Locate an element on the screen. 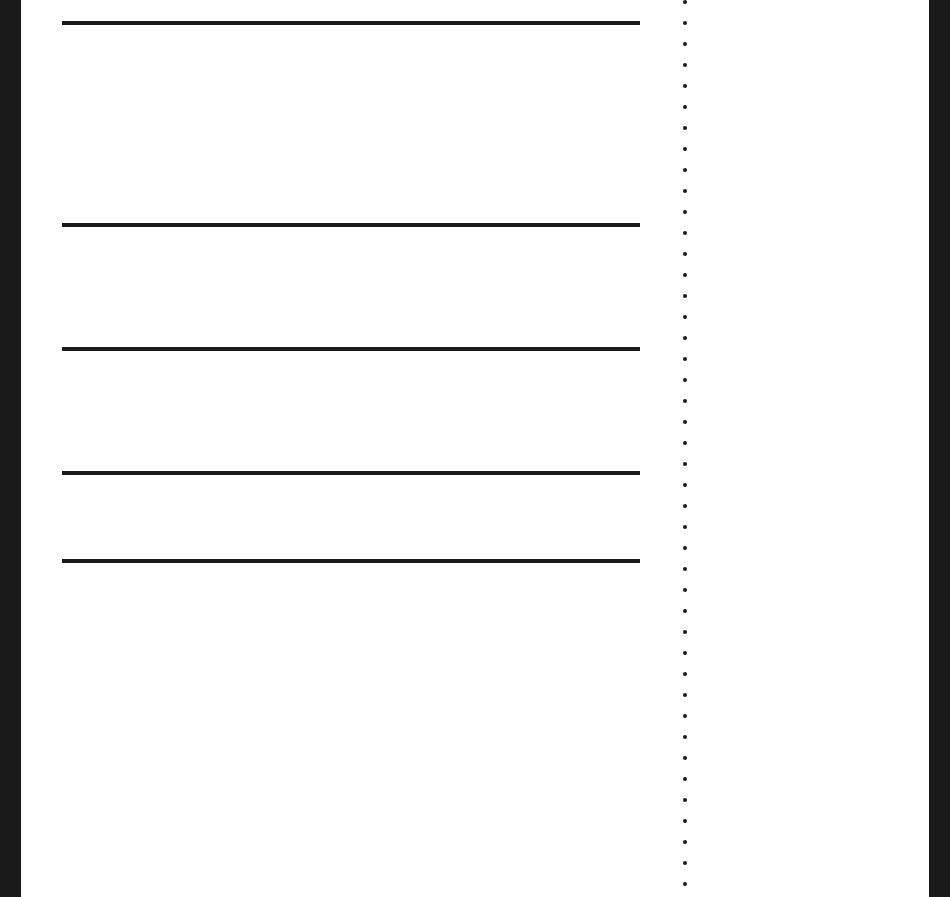  'March 2005' is located at coordinates (727, 819).